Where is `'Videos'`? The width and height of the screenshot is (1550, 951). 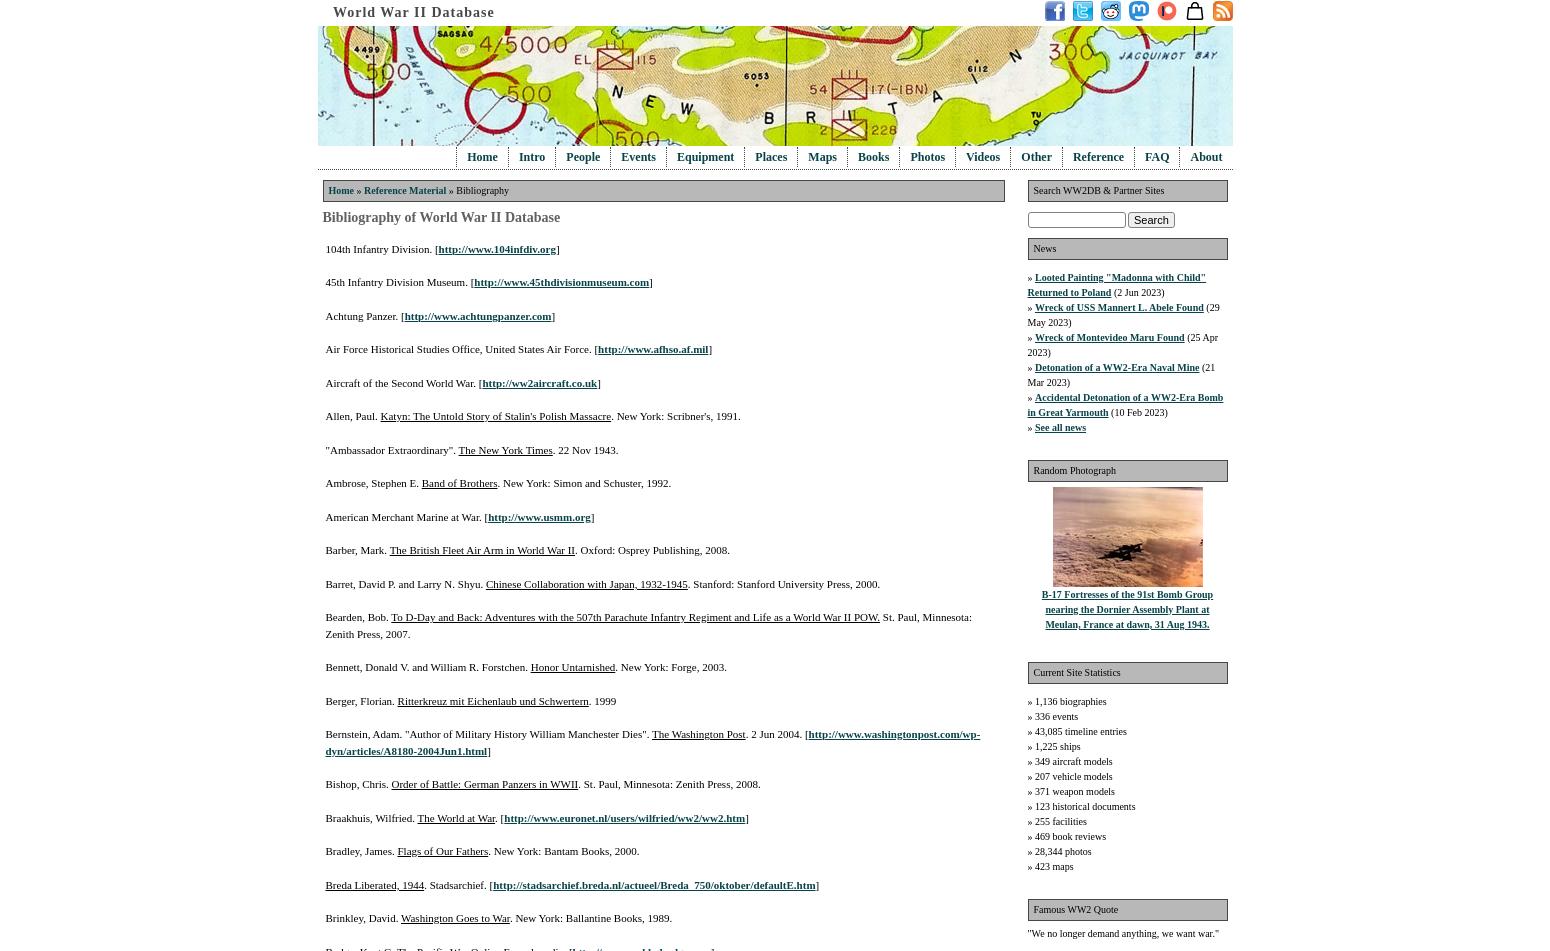
'Videos' is located at coordinates (982, 157).